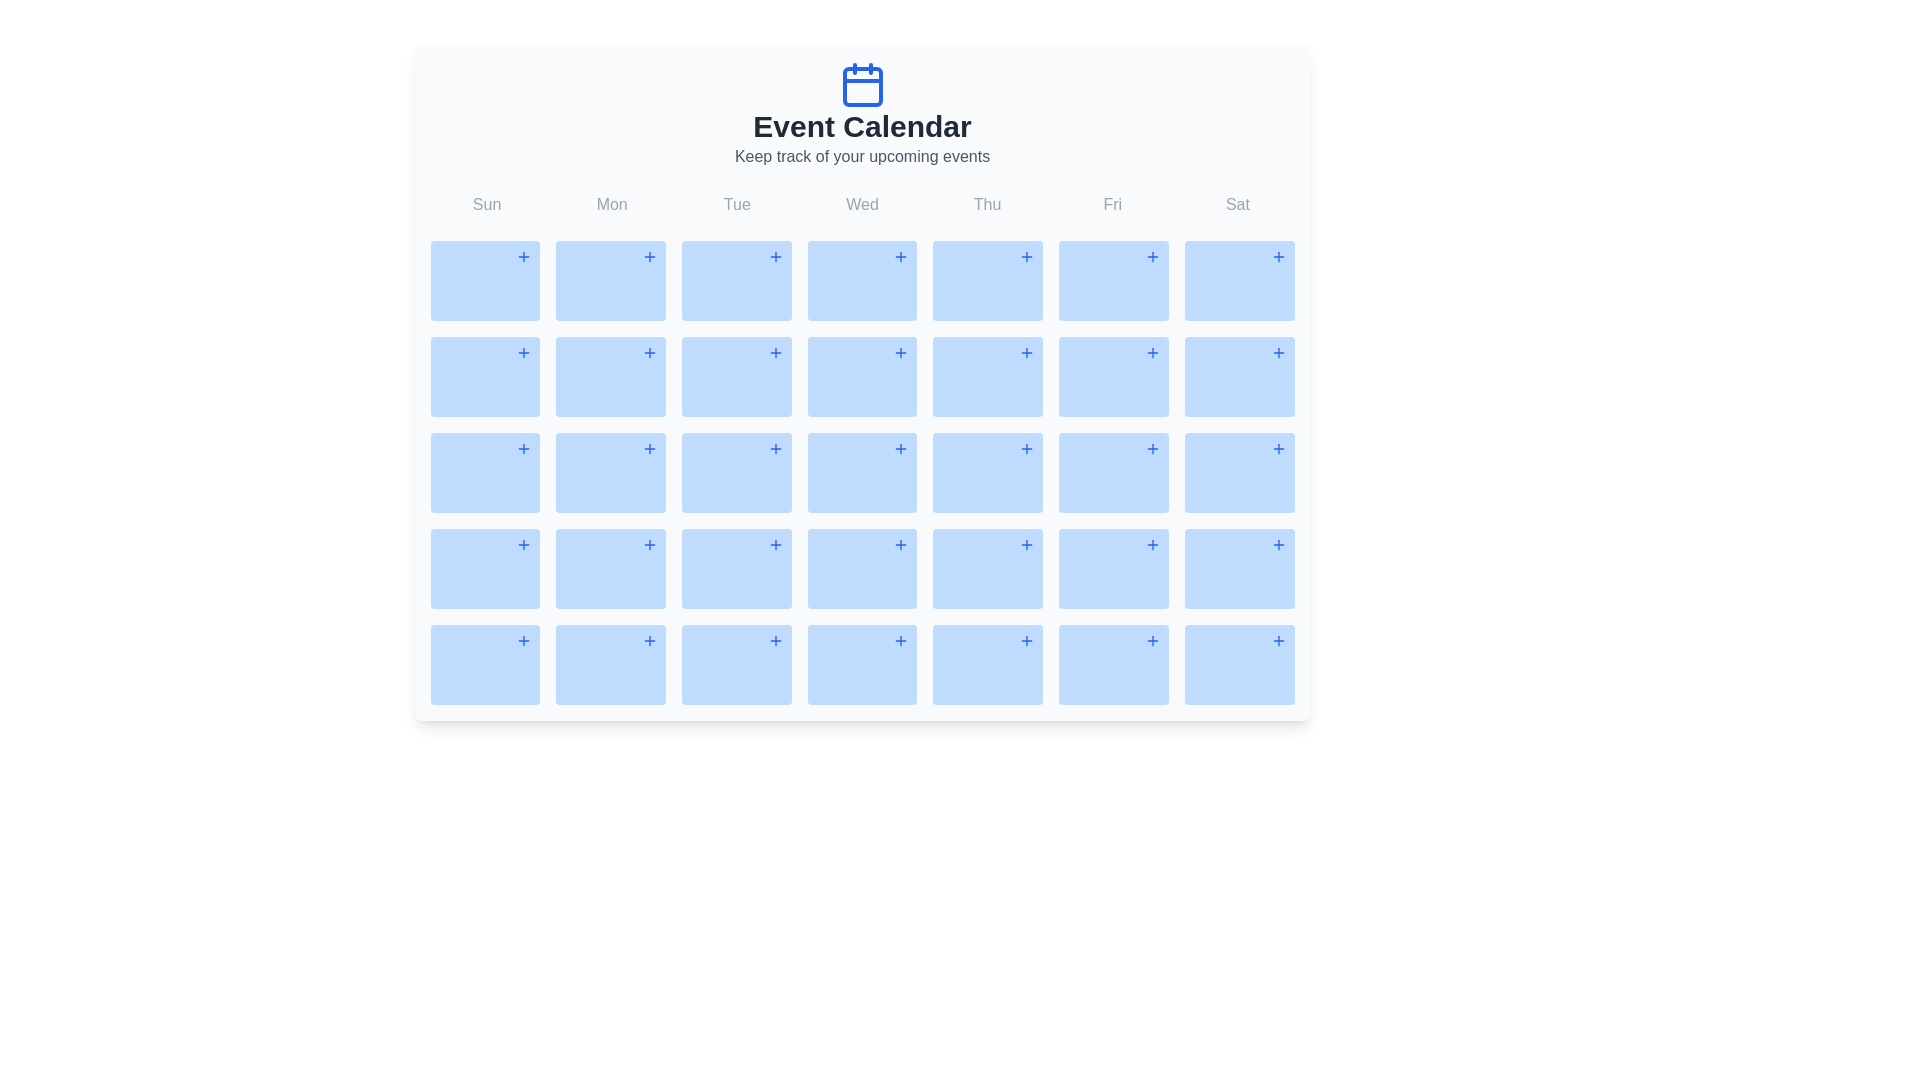  Describe the element at coordinates (1027, 640) in the screenshot. I see `the plus icon button, which is styled in blue and located in the bottom row and fifth column of the grid layout` at that location.